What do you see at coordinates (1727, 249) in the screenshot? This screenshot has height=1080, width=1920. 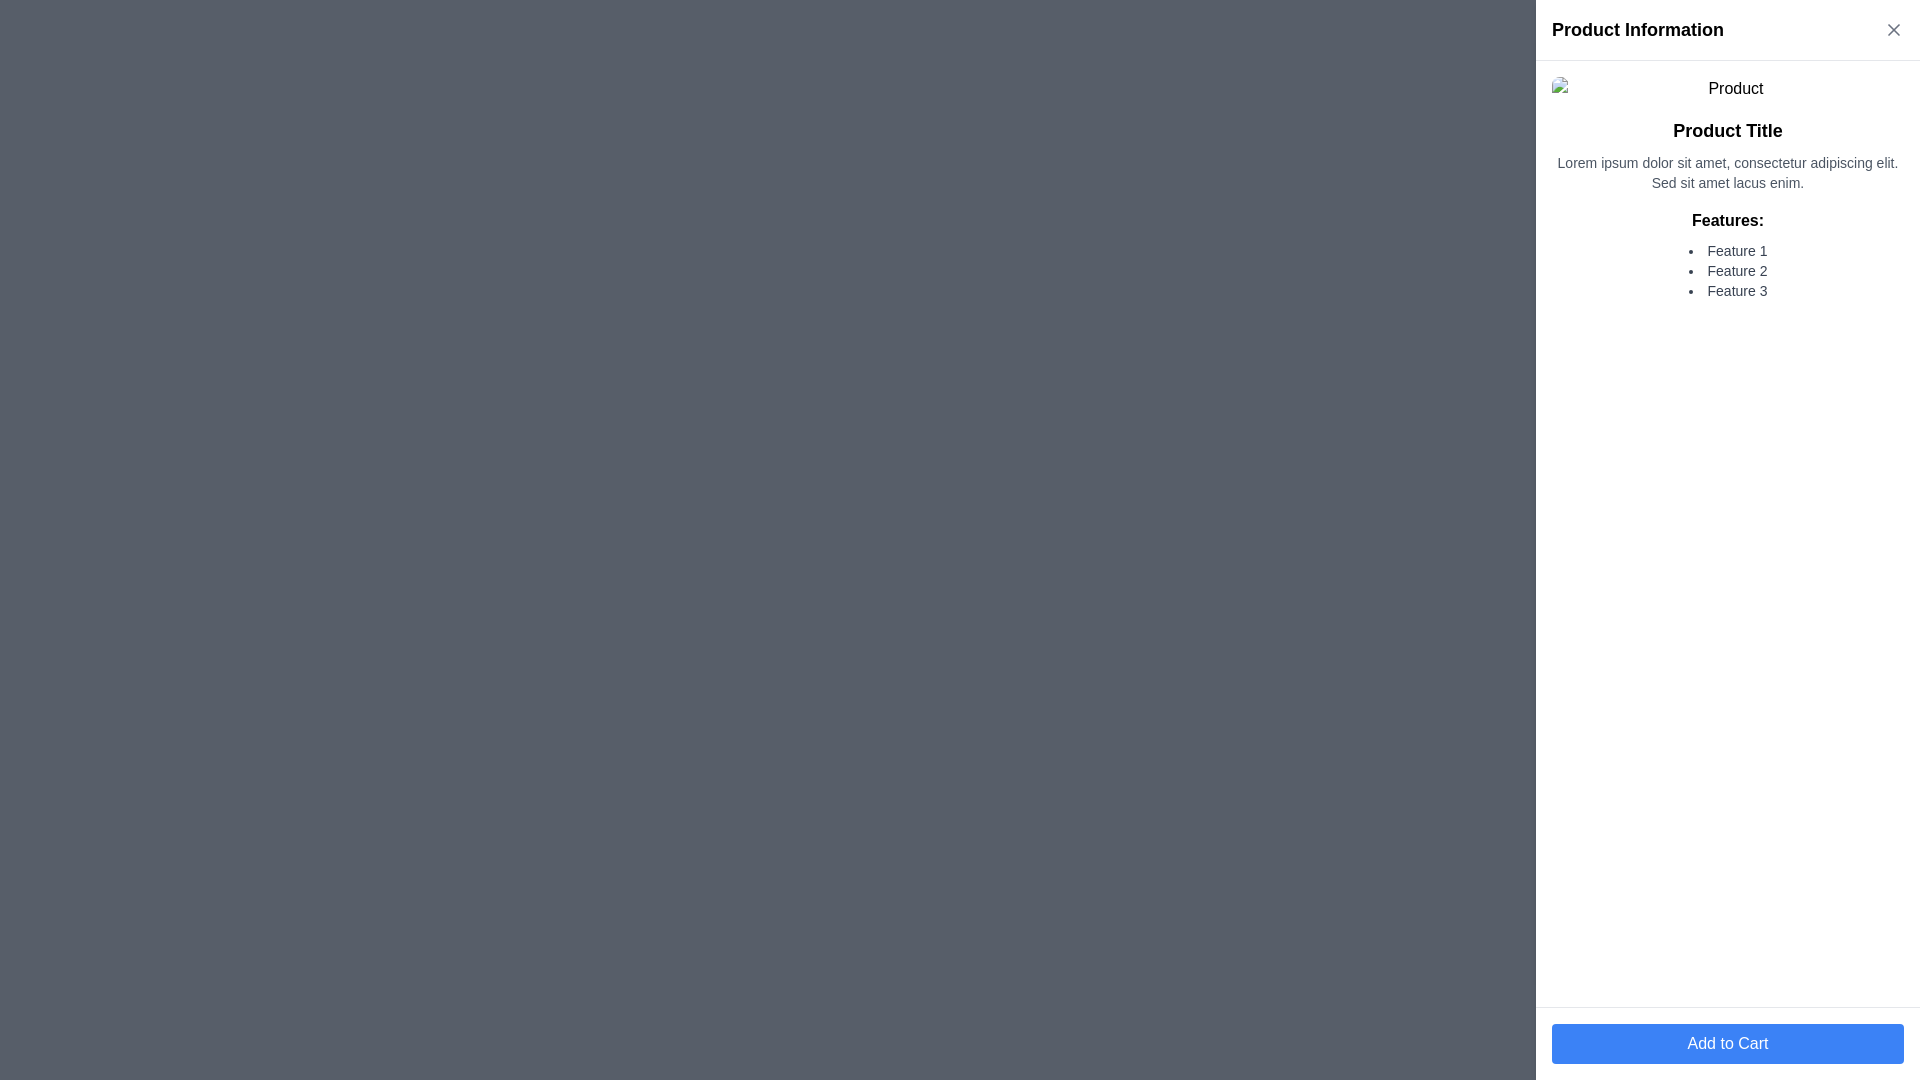 I see `the text element 'Feature 1' which is the first item in a bulleted list under the section labeled 'Features:'` at bounding box center [1727, 249].